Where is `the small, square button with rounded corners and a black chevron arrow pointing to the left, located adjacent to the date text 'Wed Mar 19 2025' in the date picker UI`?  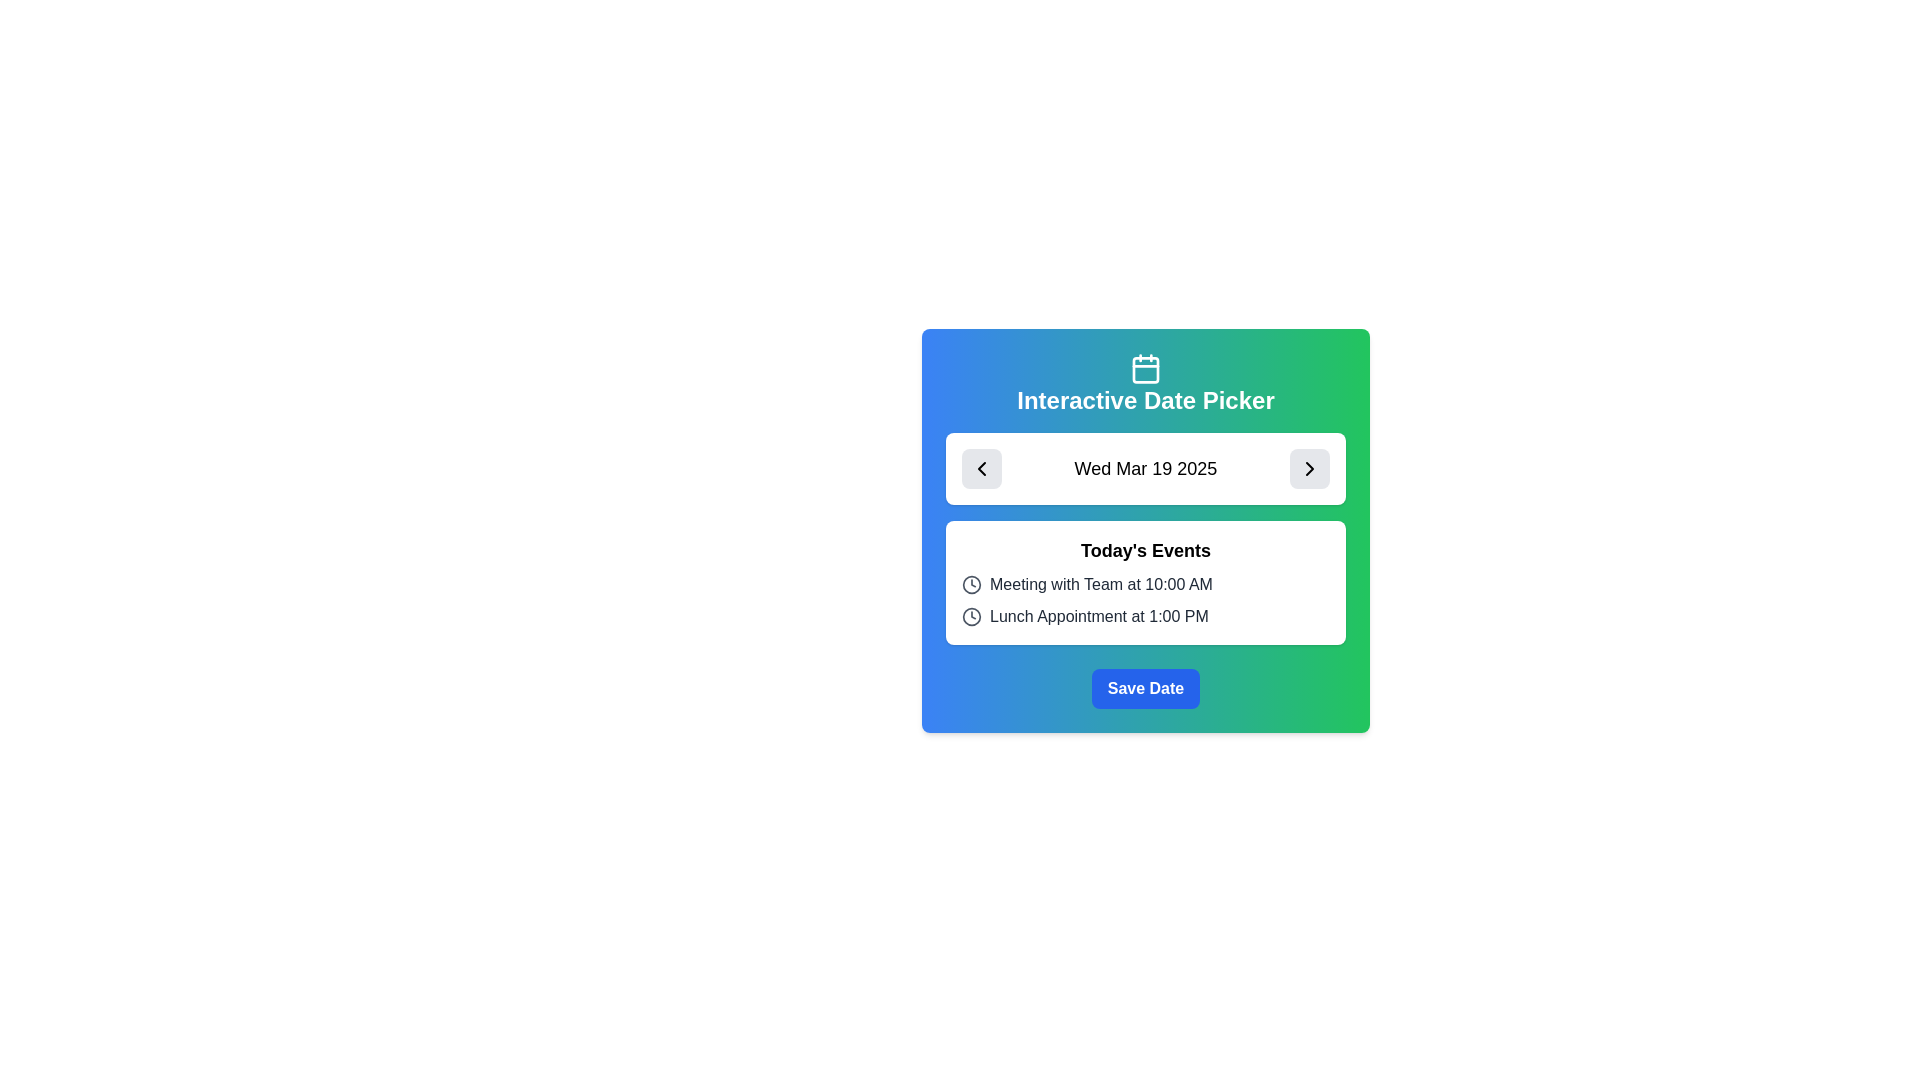
the small, square button with rounded corners and a black chevron arrow pointing to the left, located adjacent to the date text 'Wed Mar 19 2025' in the date picker UI is located at coordinates (982, 469).